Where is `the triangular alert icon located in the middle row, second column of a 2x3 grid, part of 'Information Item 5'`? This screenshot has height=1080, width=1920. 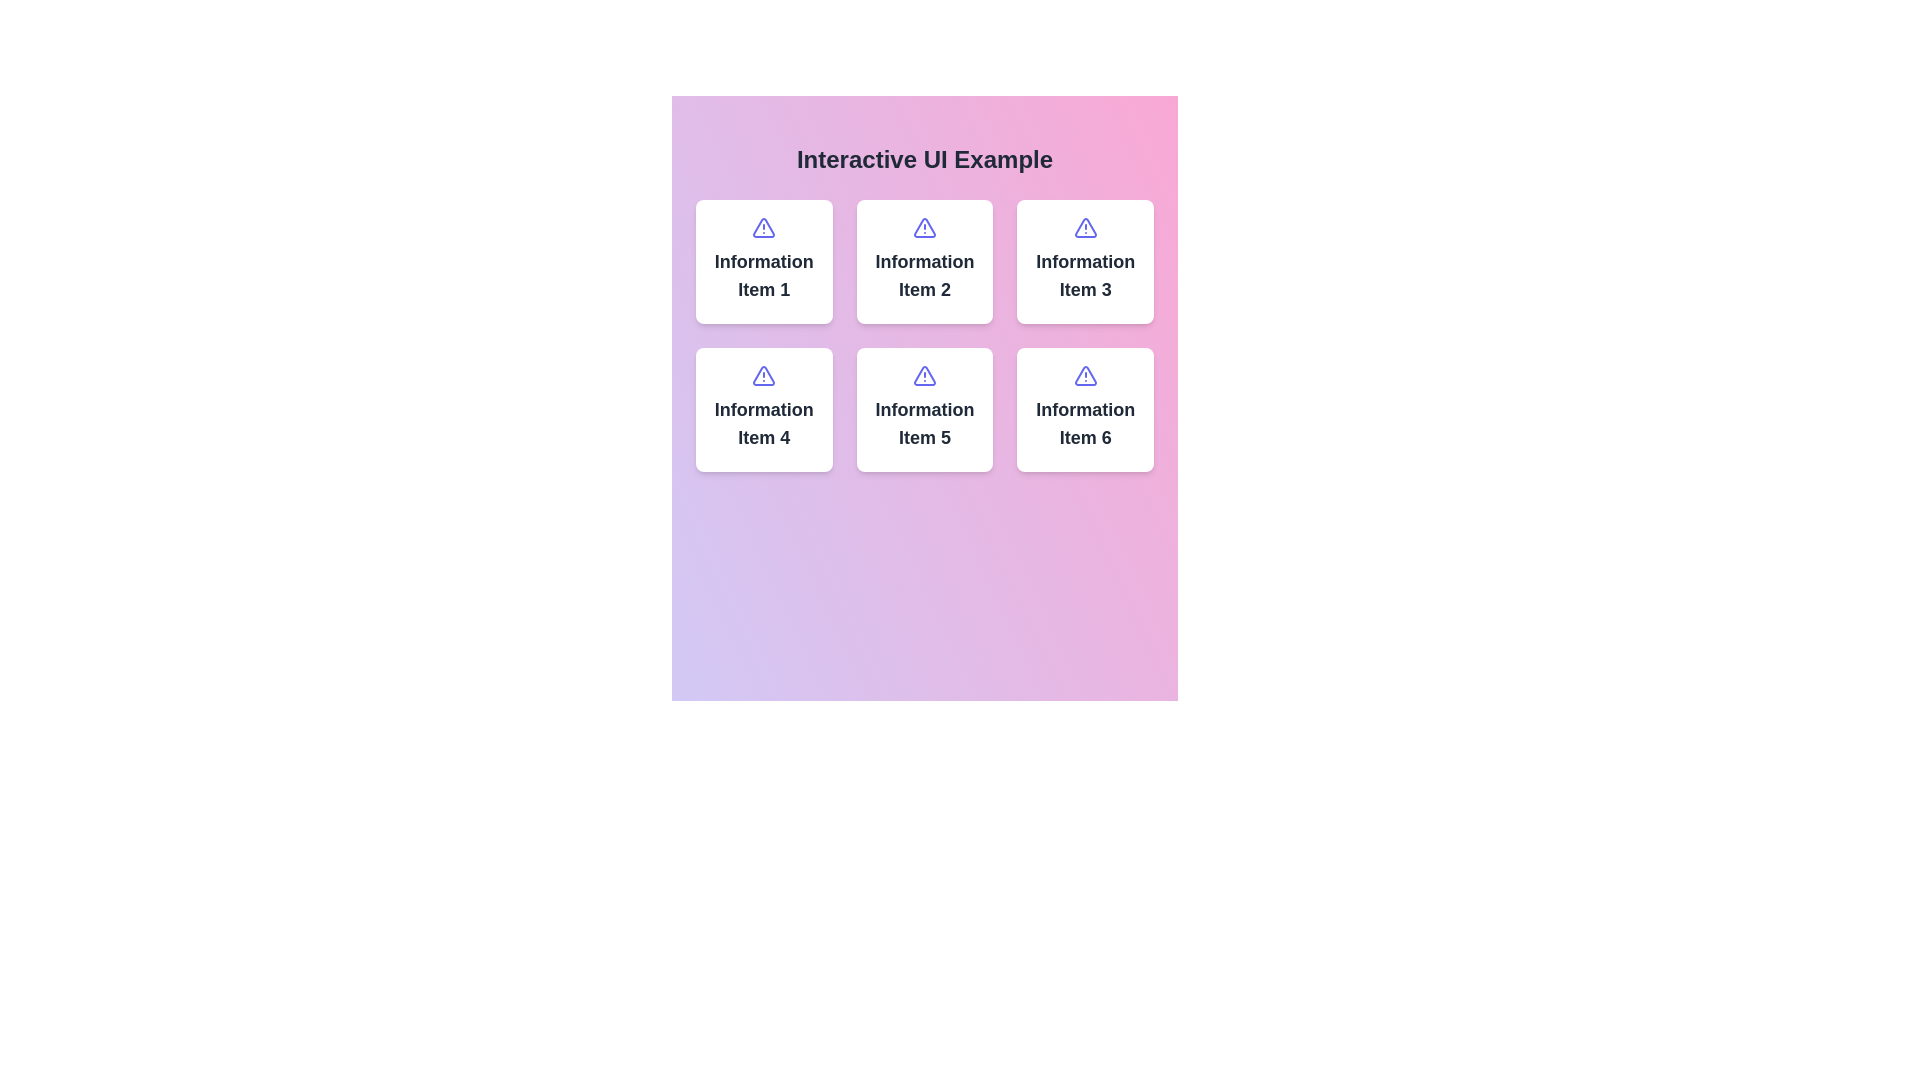 the triangular alert icon located in the middle row, second column of a 2x3 grid, part of 'Information Item 5' is located at coordinates (924, 375).